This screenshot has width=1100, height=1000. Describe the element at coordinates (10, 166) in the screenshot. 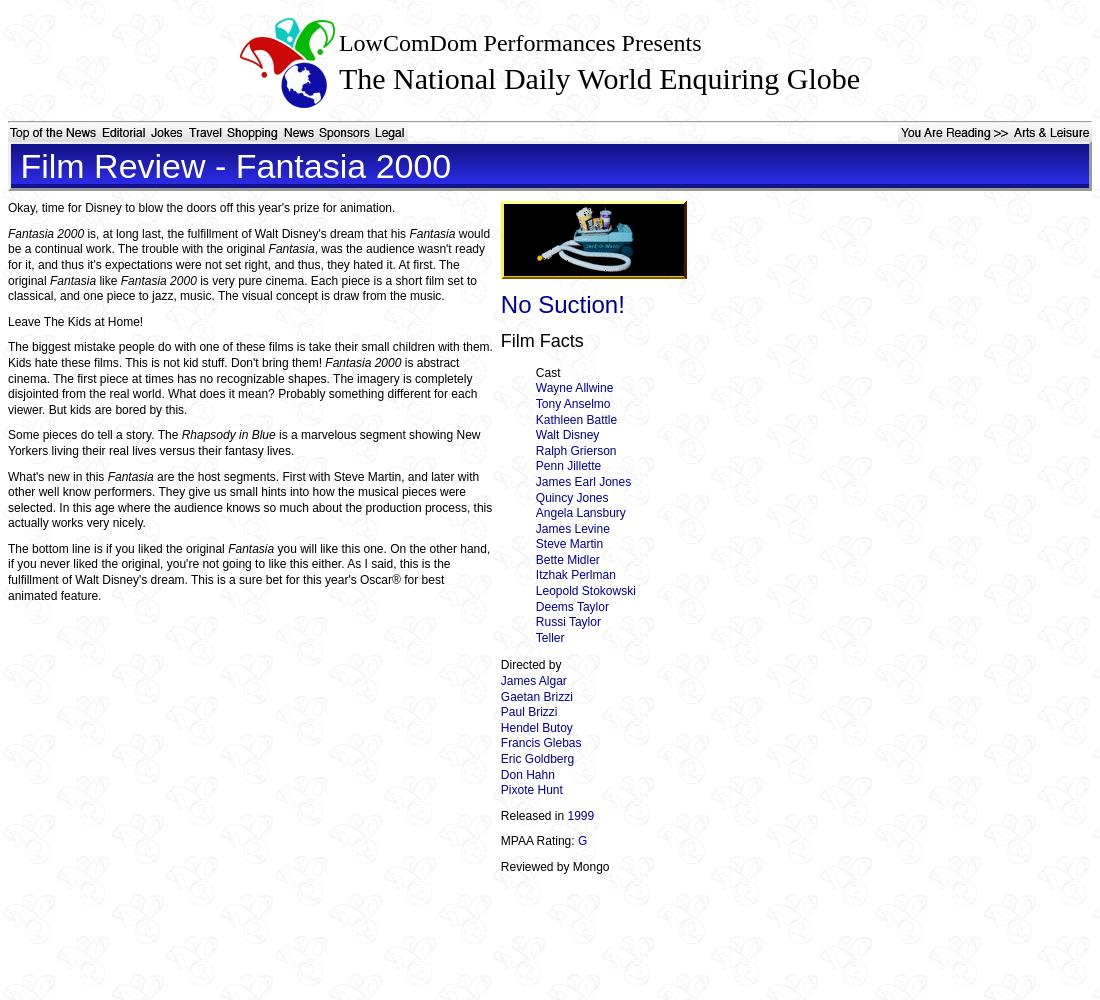

I see `'Film Review - Fantasia 2000'` at that location.